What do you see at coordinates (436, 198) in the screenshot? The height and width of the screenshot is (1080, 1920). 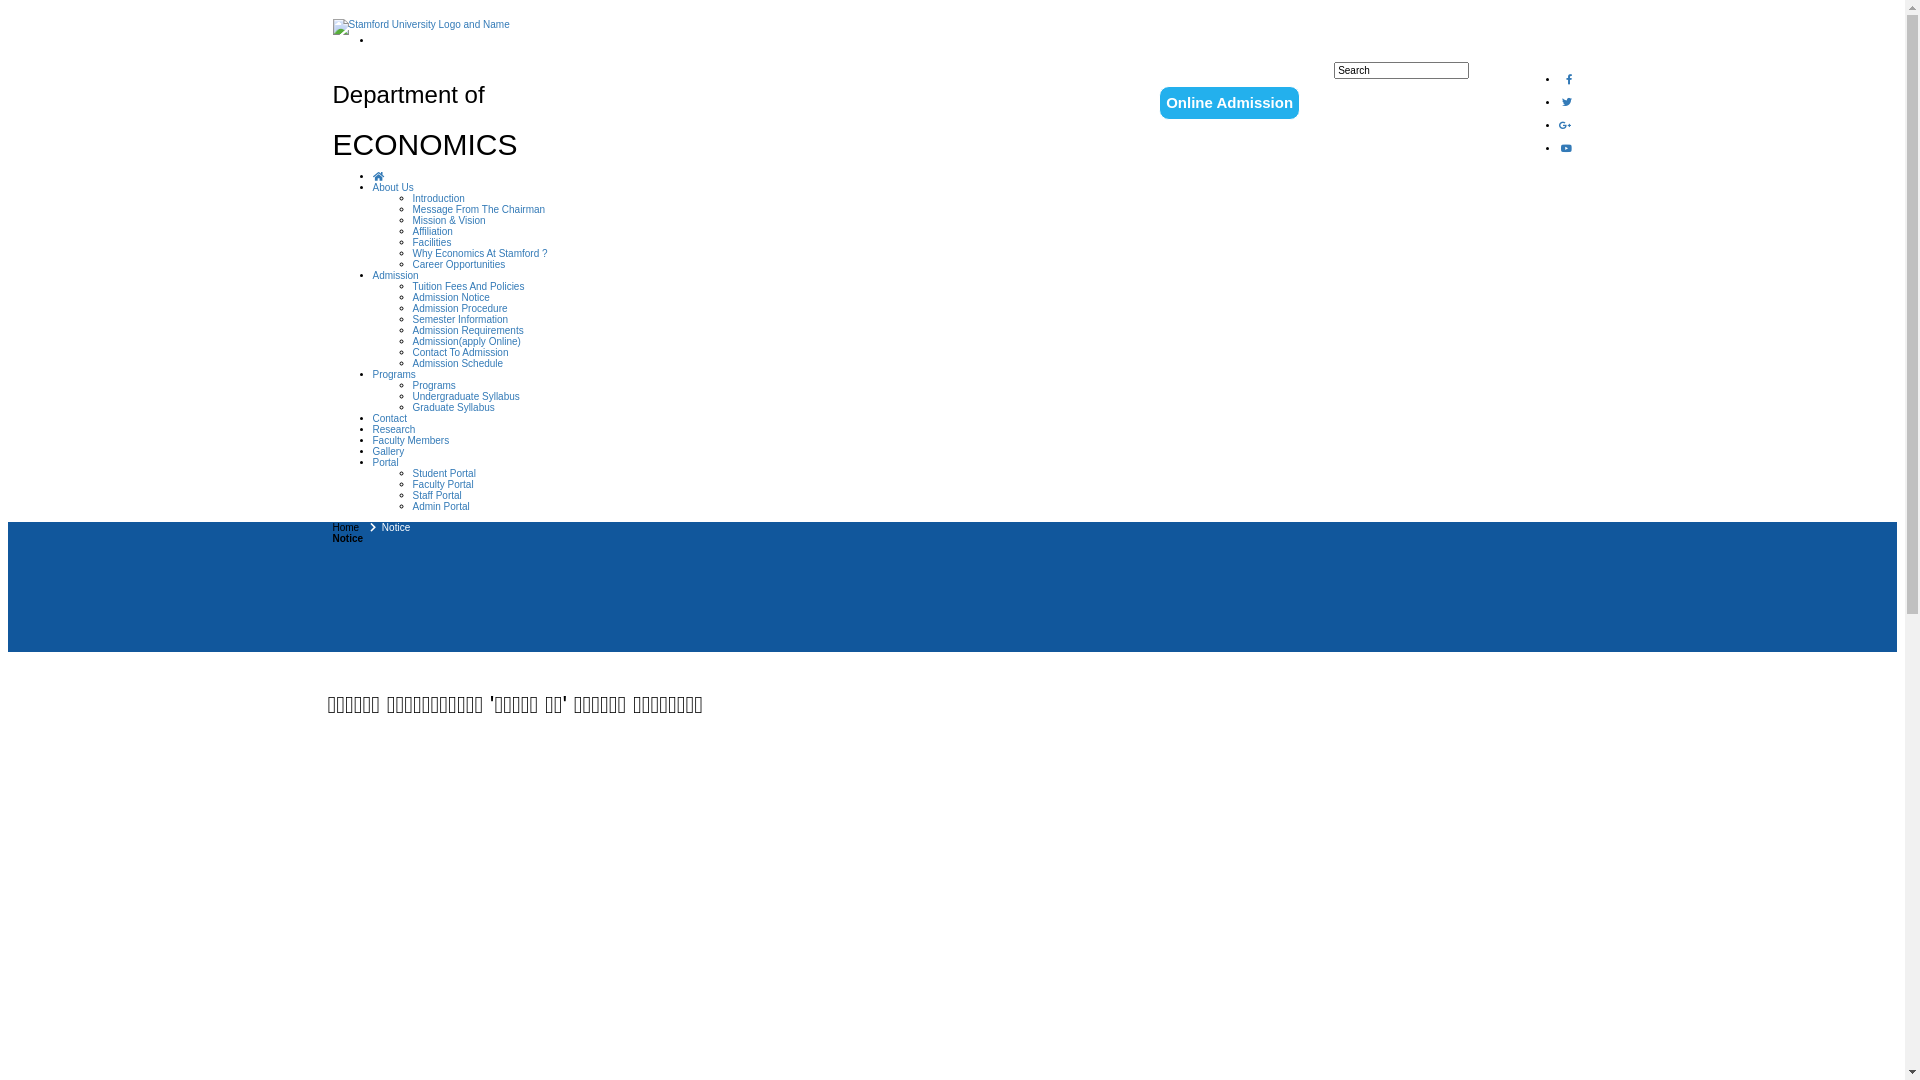 I see `'Introduction'` at bounding box center [436, 198].